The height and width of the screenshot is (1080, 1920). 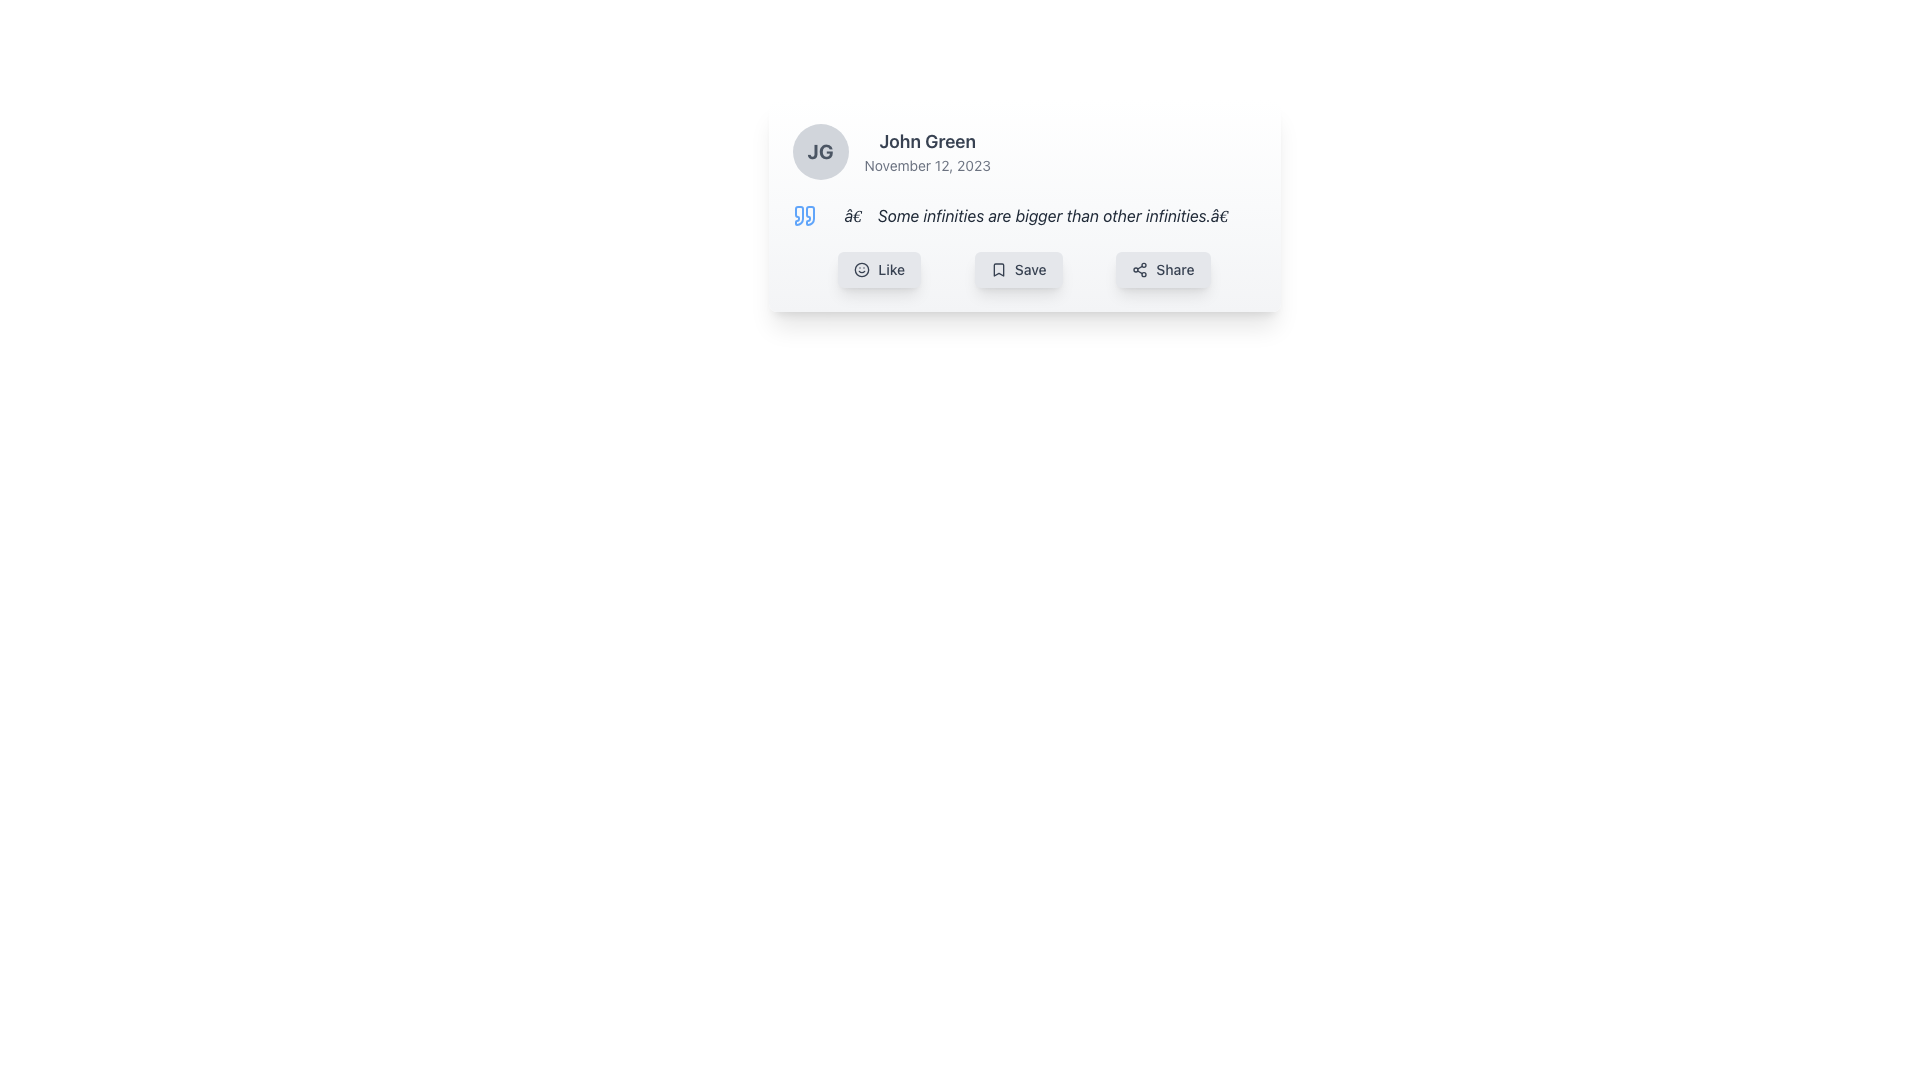 What do you see at coordinates (998, 270) in the screenshot?
I see `the save icon located to the left of the 'Save' button text, which visually represents the saving action` at bounding box center [998, 270].